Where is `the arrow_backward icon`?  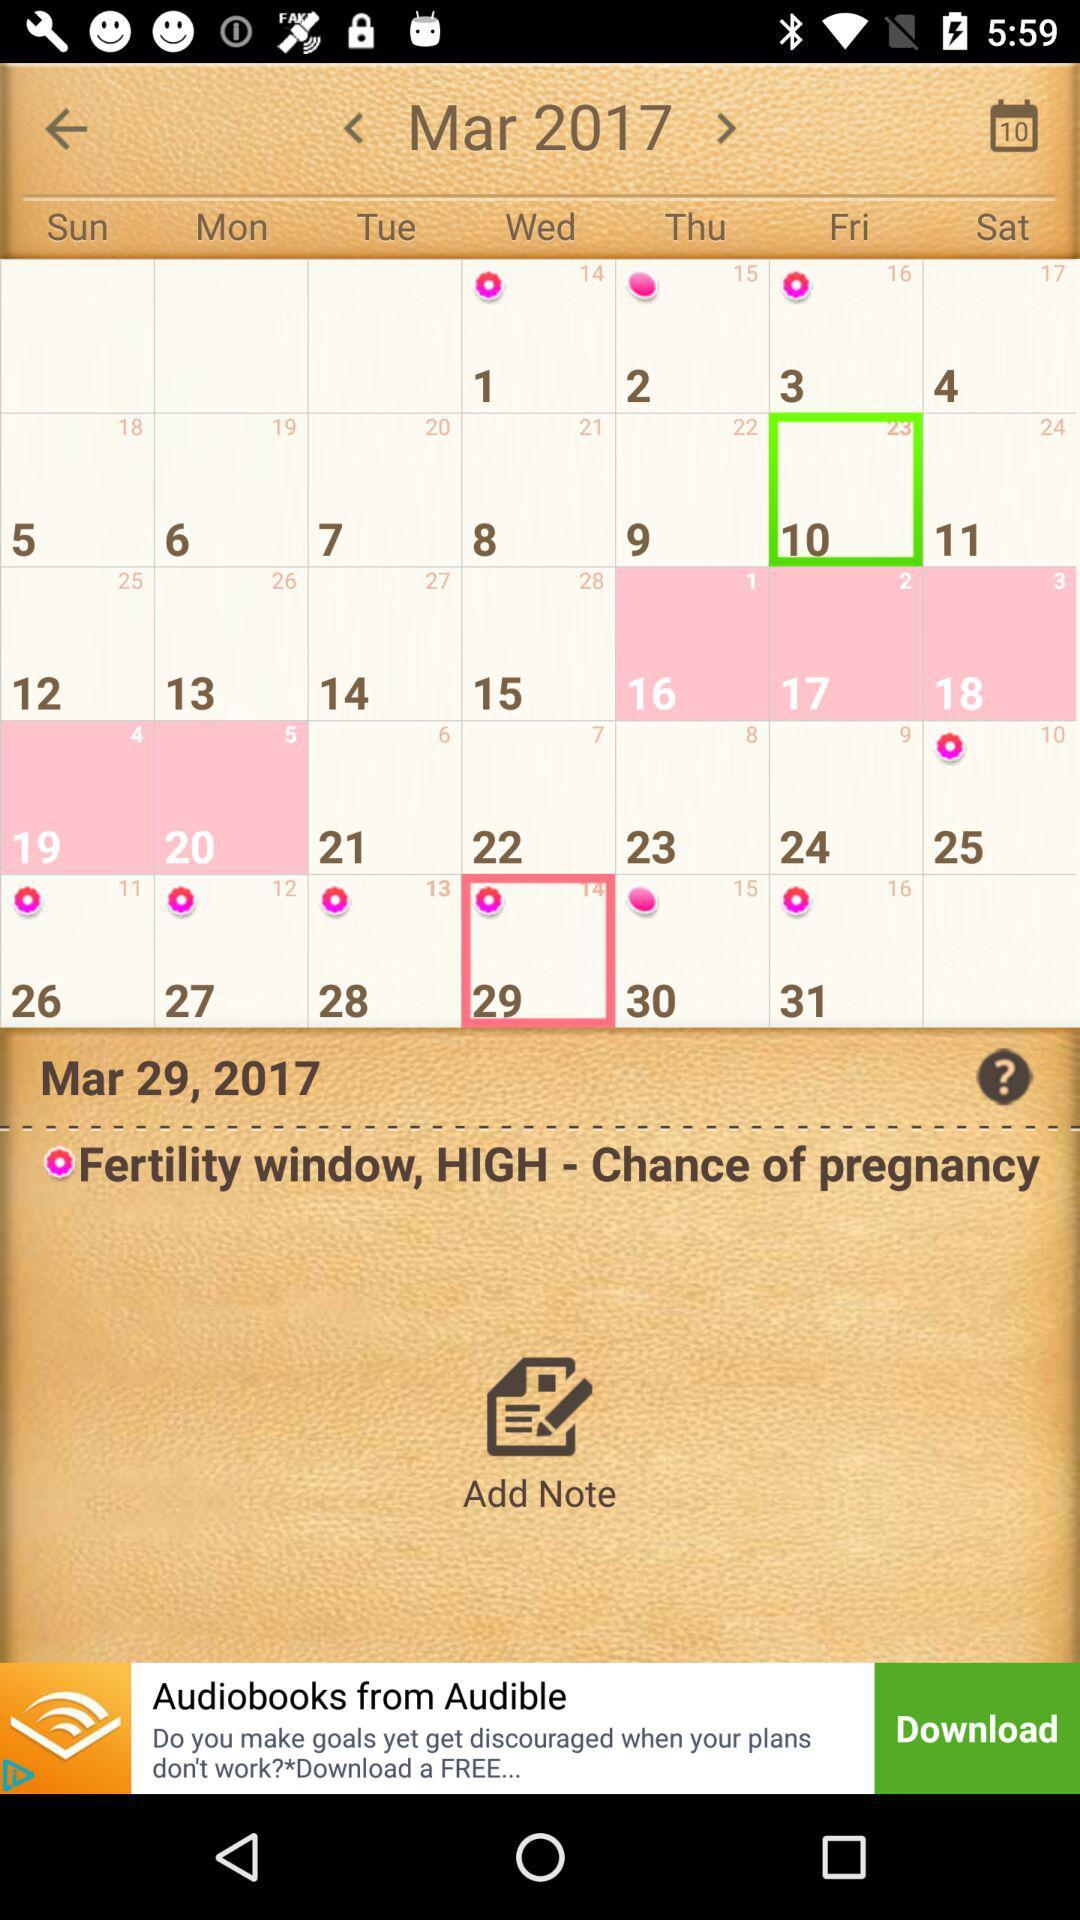
the arrow_backward icon is located at coordinates (64, 127).